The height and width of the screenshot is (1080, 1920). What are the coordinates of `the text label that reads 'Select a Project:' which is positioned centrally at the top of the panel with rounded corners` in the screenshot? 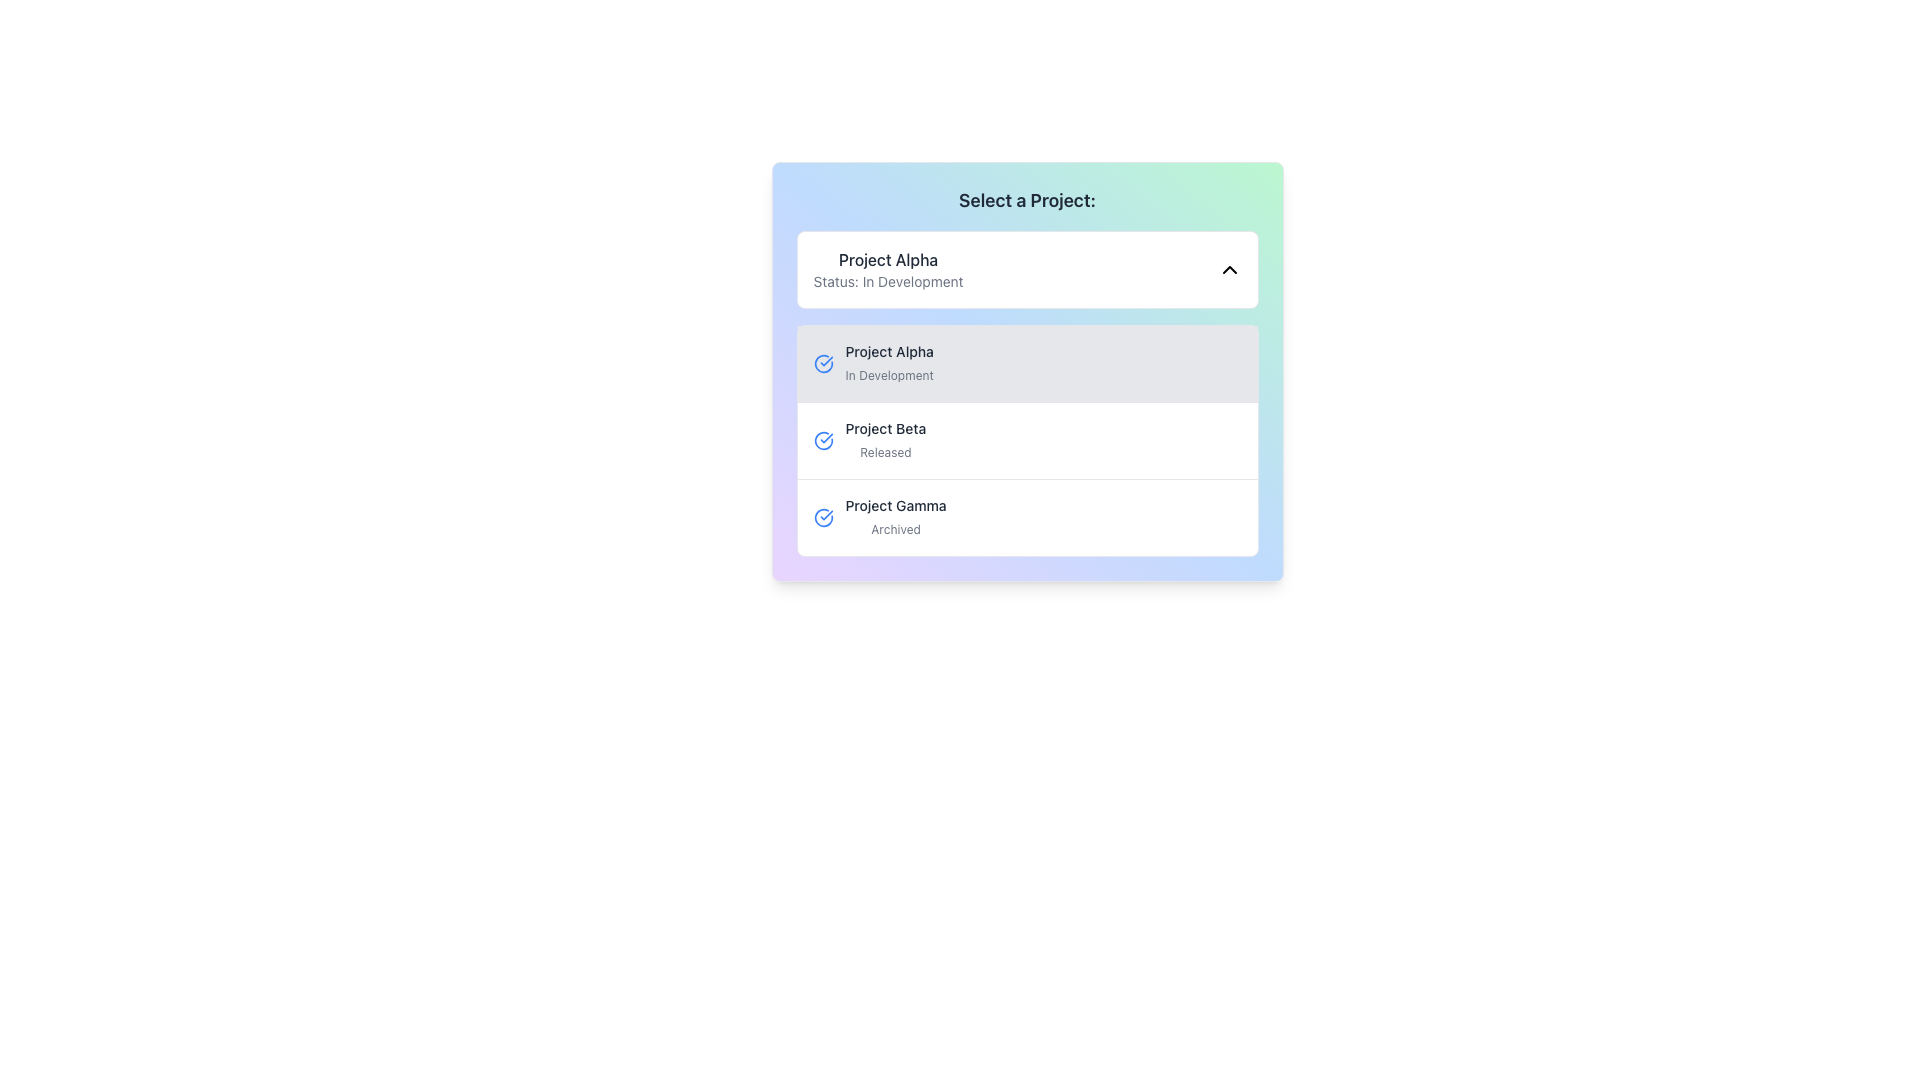 It's located at (1027, 200).